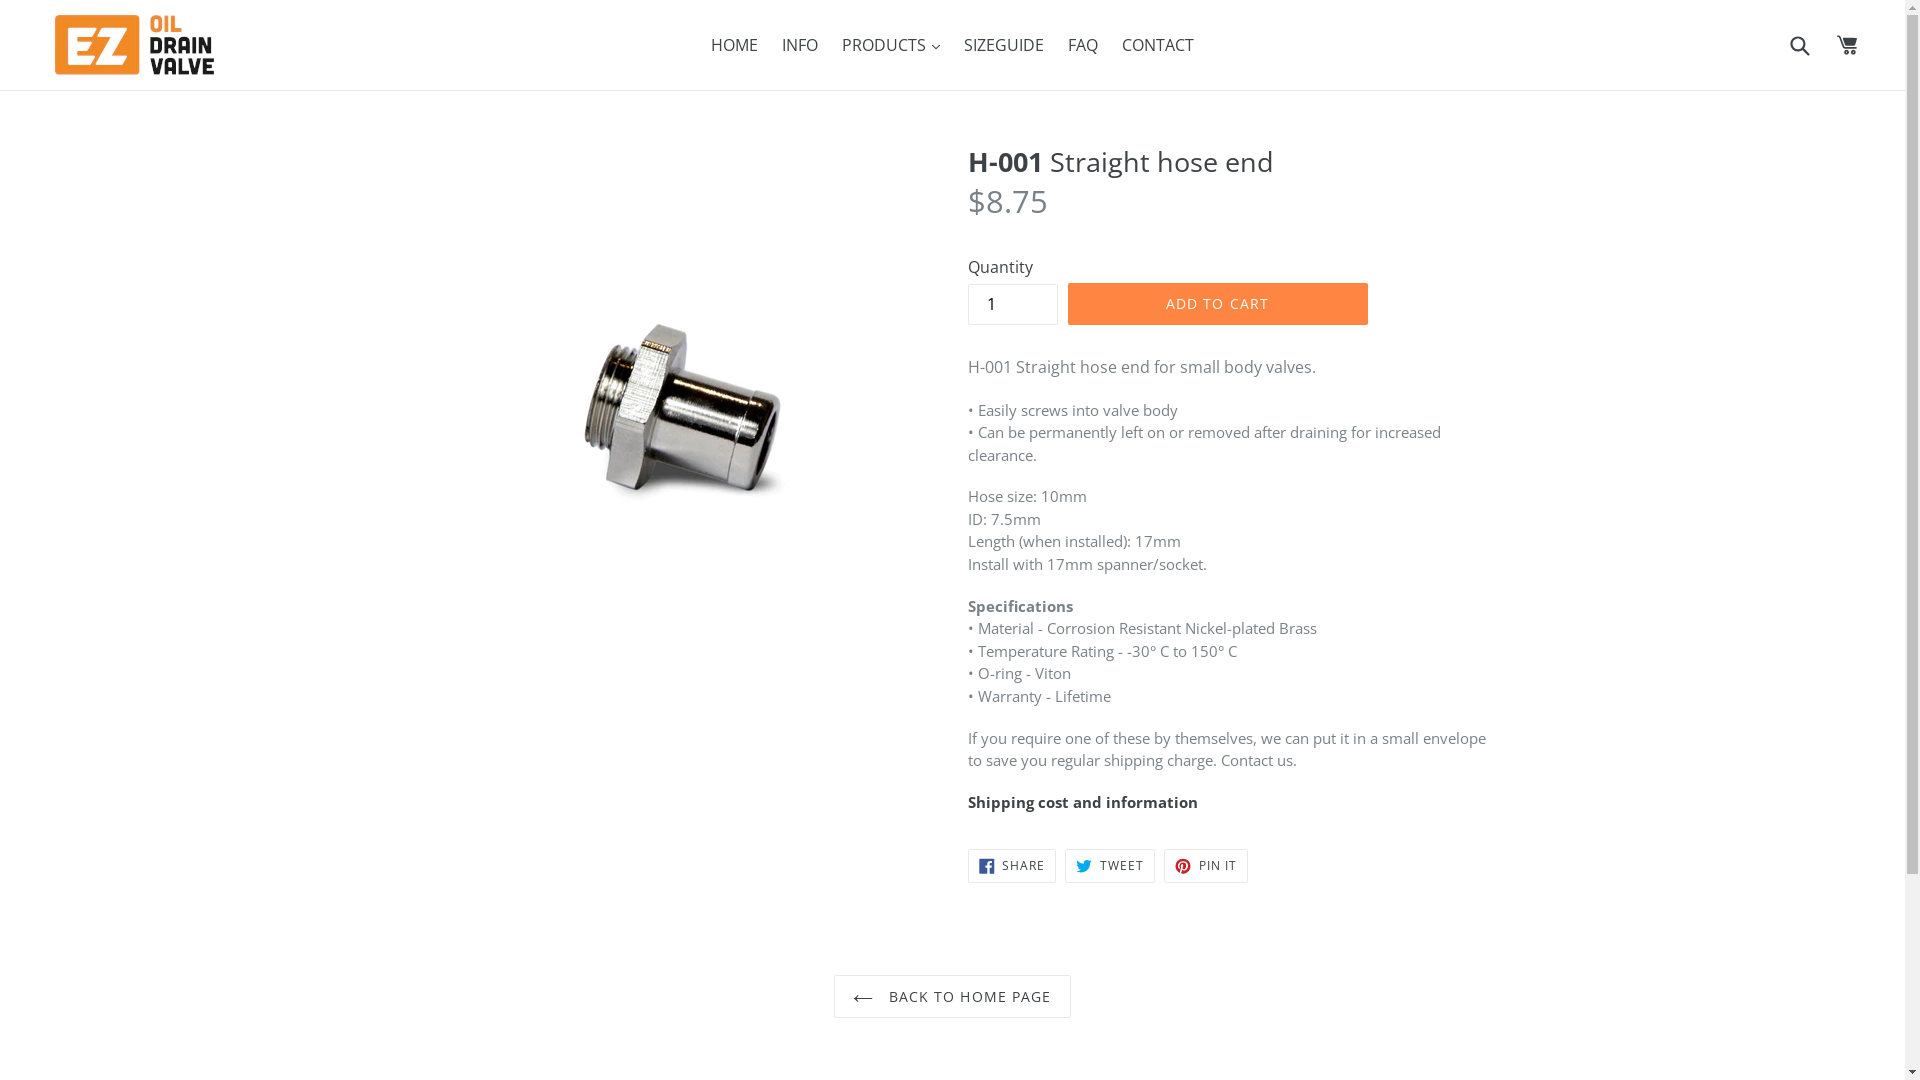 Image resolution: width=1920 pixels, height=1080 pixels. I want to click on 'BACK TO HOME PAGE', so click(950, 996).